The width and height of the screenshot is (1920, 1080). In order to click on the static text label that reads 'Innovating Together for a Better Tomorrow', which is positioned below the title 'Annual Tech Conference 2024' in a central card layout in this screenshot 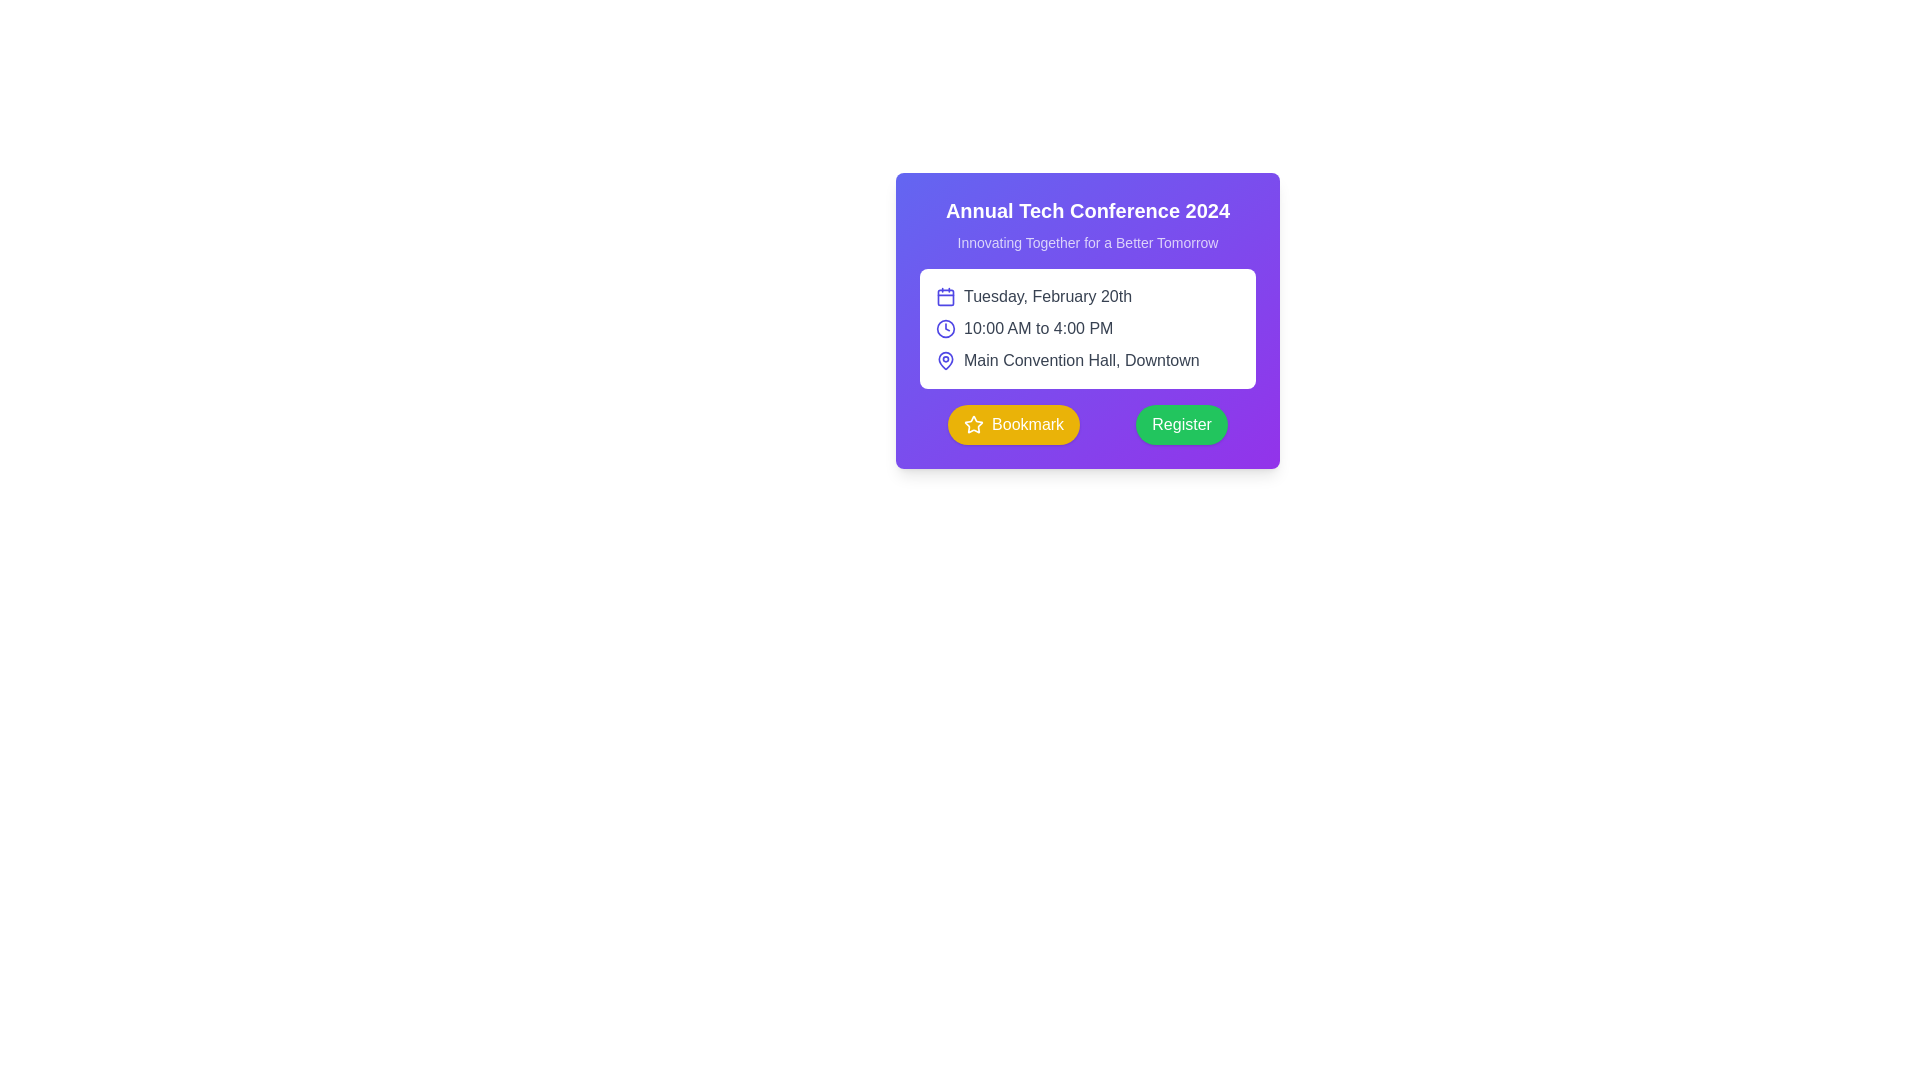, I will do `click(1087, 242)`.